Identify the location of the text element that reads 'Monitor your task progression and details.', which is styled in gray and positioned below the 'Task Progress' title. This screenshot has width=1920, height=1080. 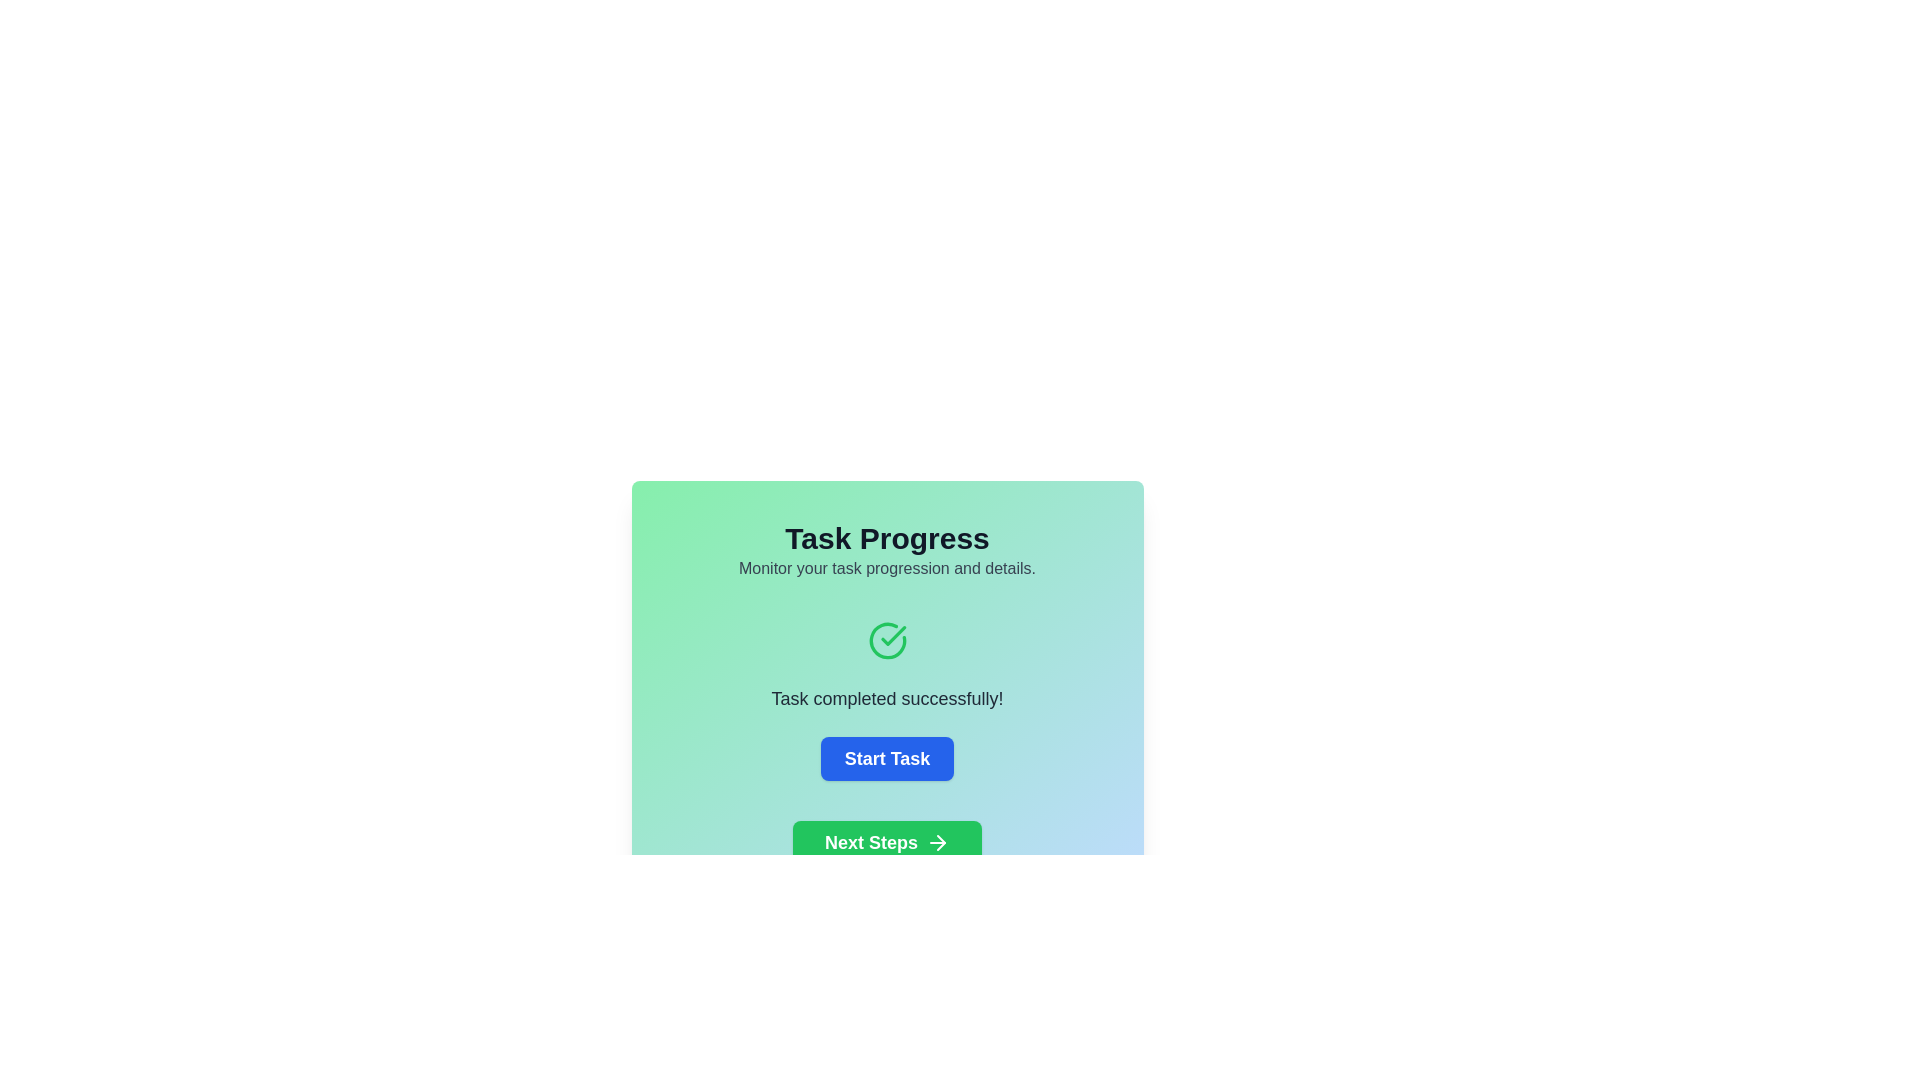
(886, 569).